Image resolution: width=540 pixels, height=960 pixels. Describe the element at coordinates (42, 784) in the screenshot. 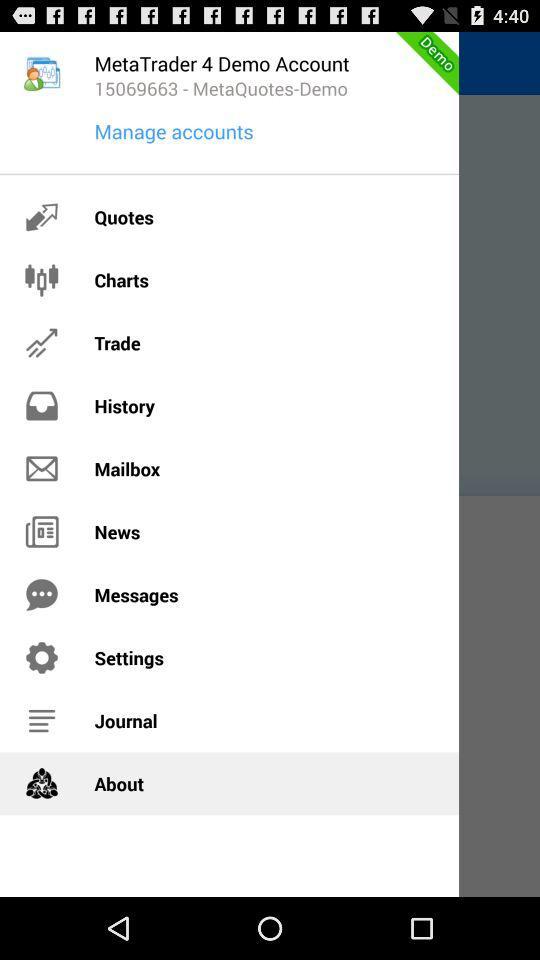

I see `the icon next to about` at that location.